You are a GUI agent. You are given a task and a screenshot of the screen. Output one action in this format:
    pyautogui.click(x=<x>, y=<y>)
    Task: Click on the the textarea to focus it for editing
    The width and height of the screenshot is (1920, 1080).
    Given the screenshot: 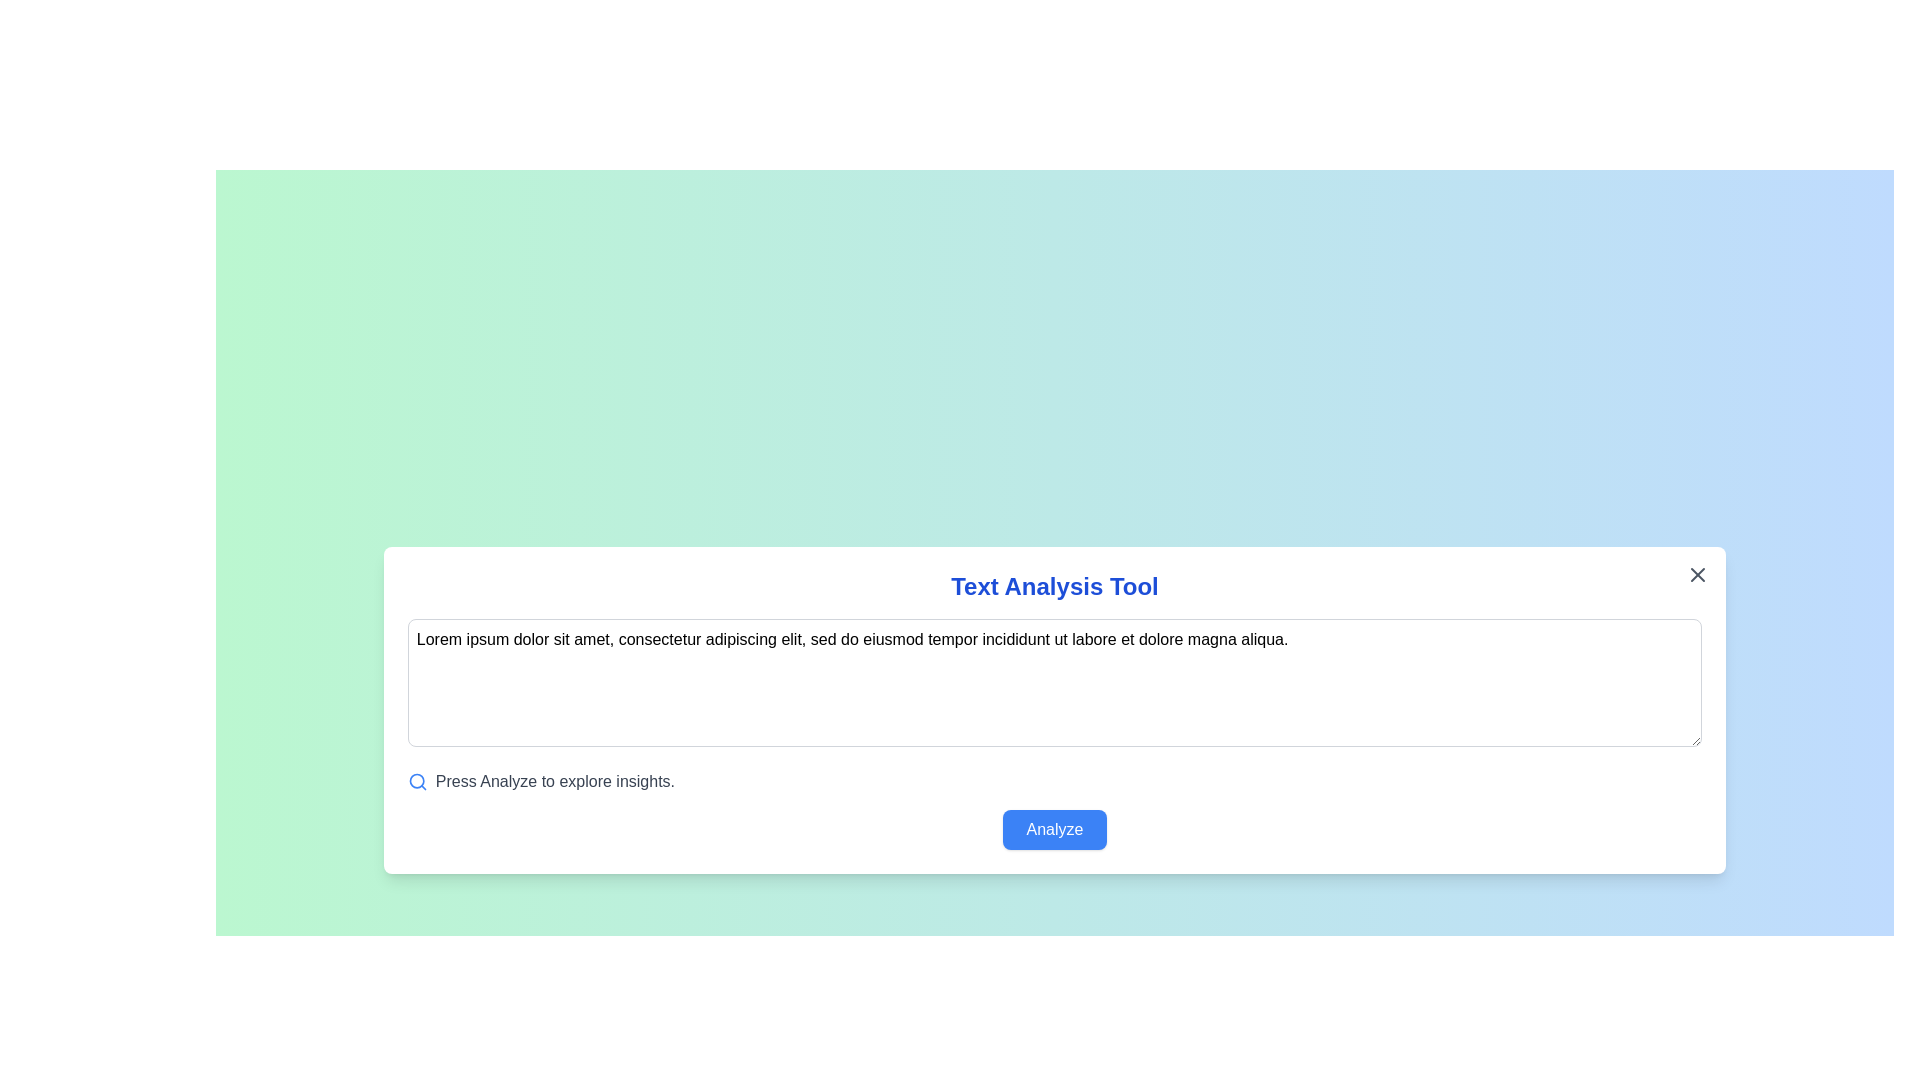 What is the action you would take?
    pyautogui.click(x=1054, y=681)
    